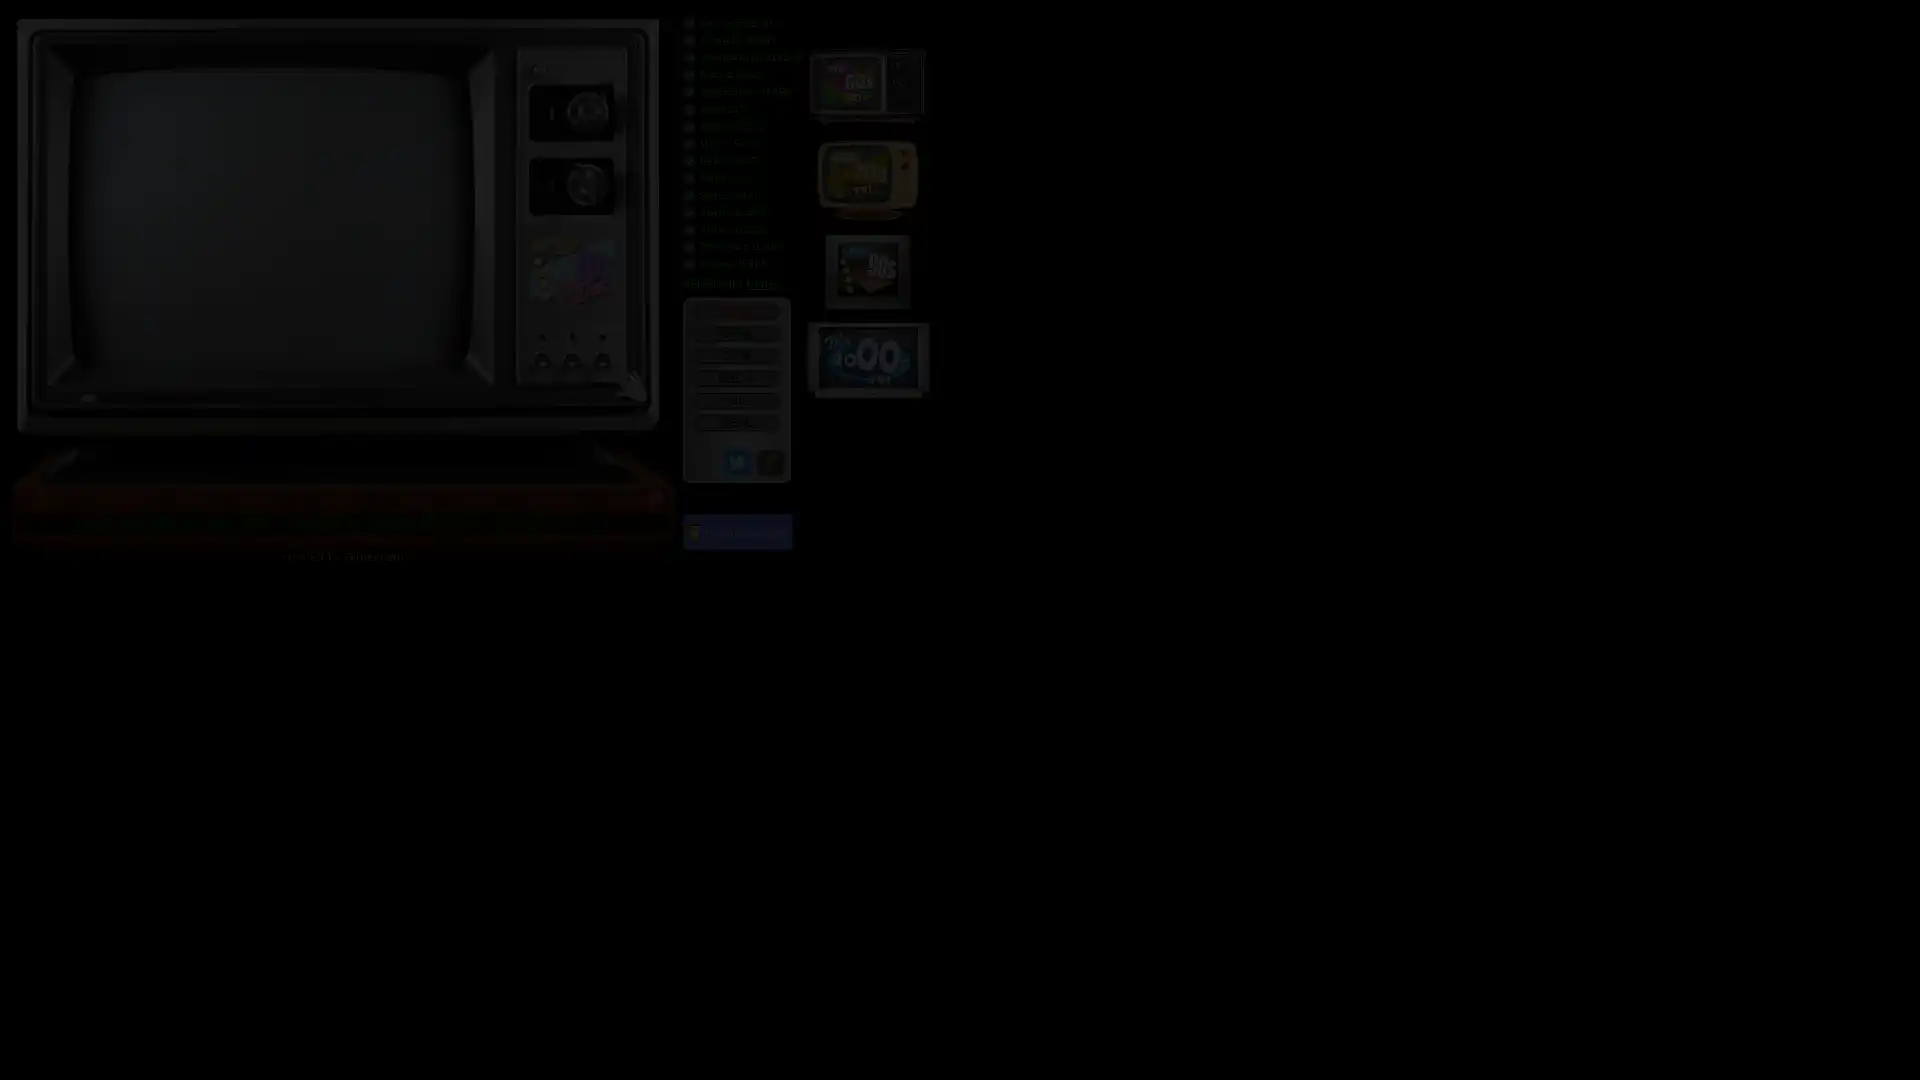  What do you see at coordinates (734, 378) in the screenshot?
I see `VOL +` at bounding box center [734, 378].